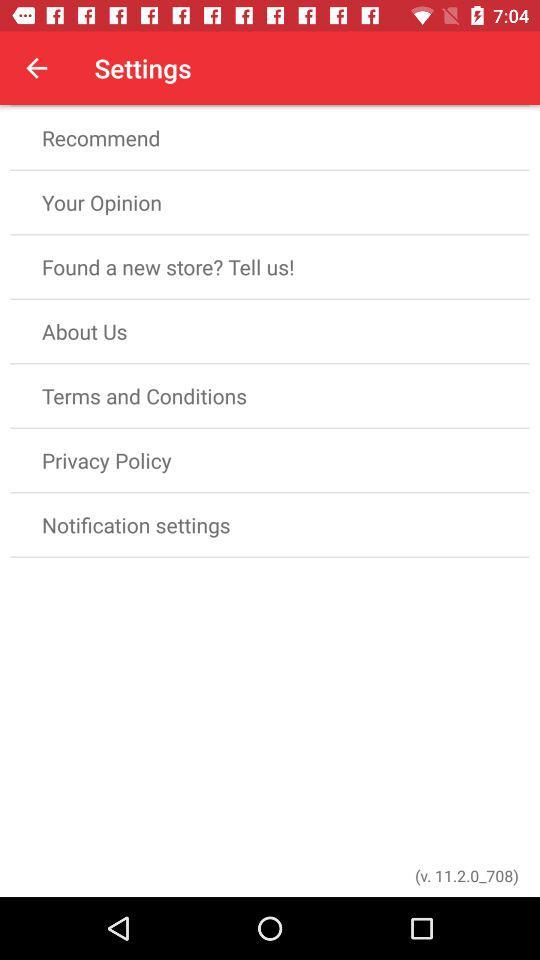 The height and width of the screenshot is (960, 540). Describe the element at coordinates (270, 265) in the screenshot. I see `found a new` at that location.